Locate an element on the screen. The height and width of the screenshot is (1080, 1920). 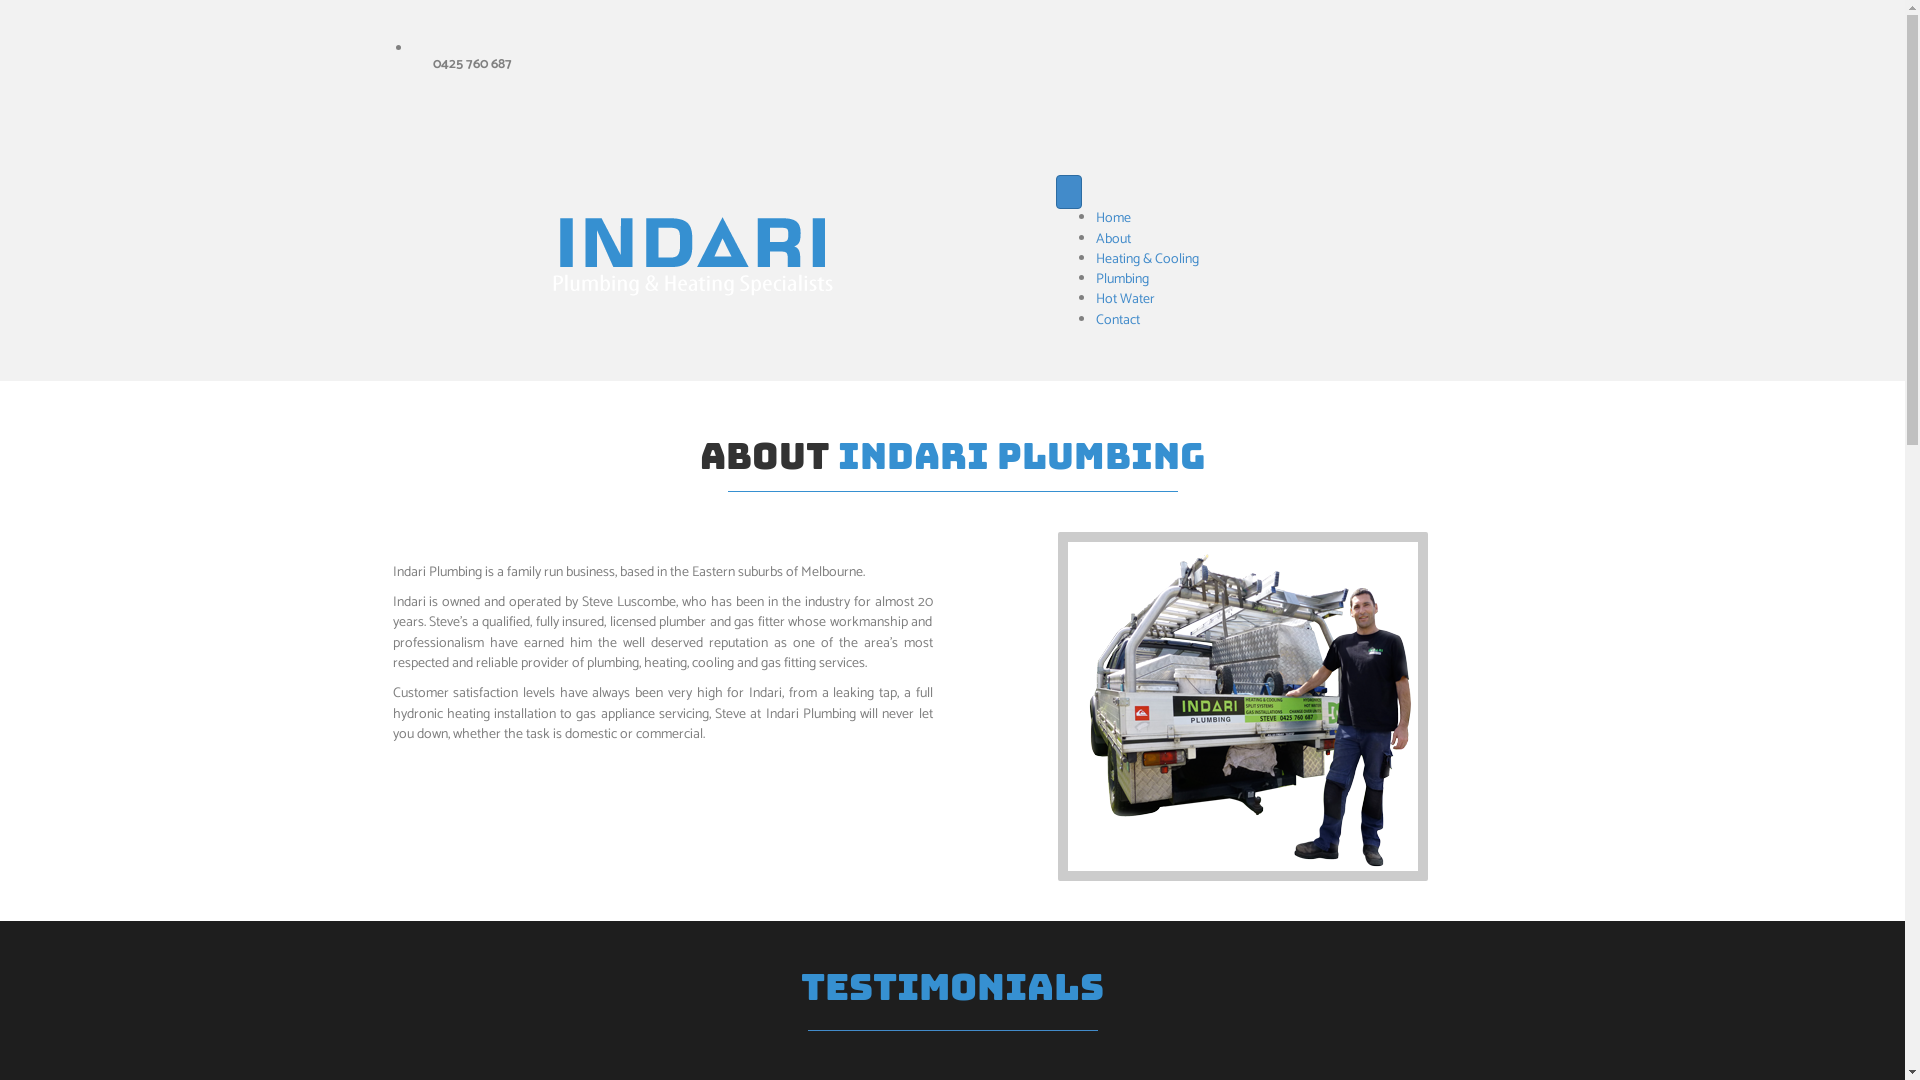
'indari-logo-01' is located at coordinates (694, 257).